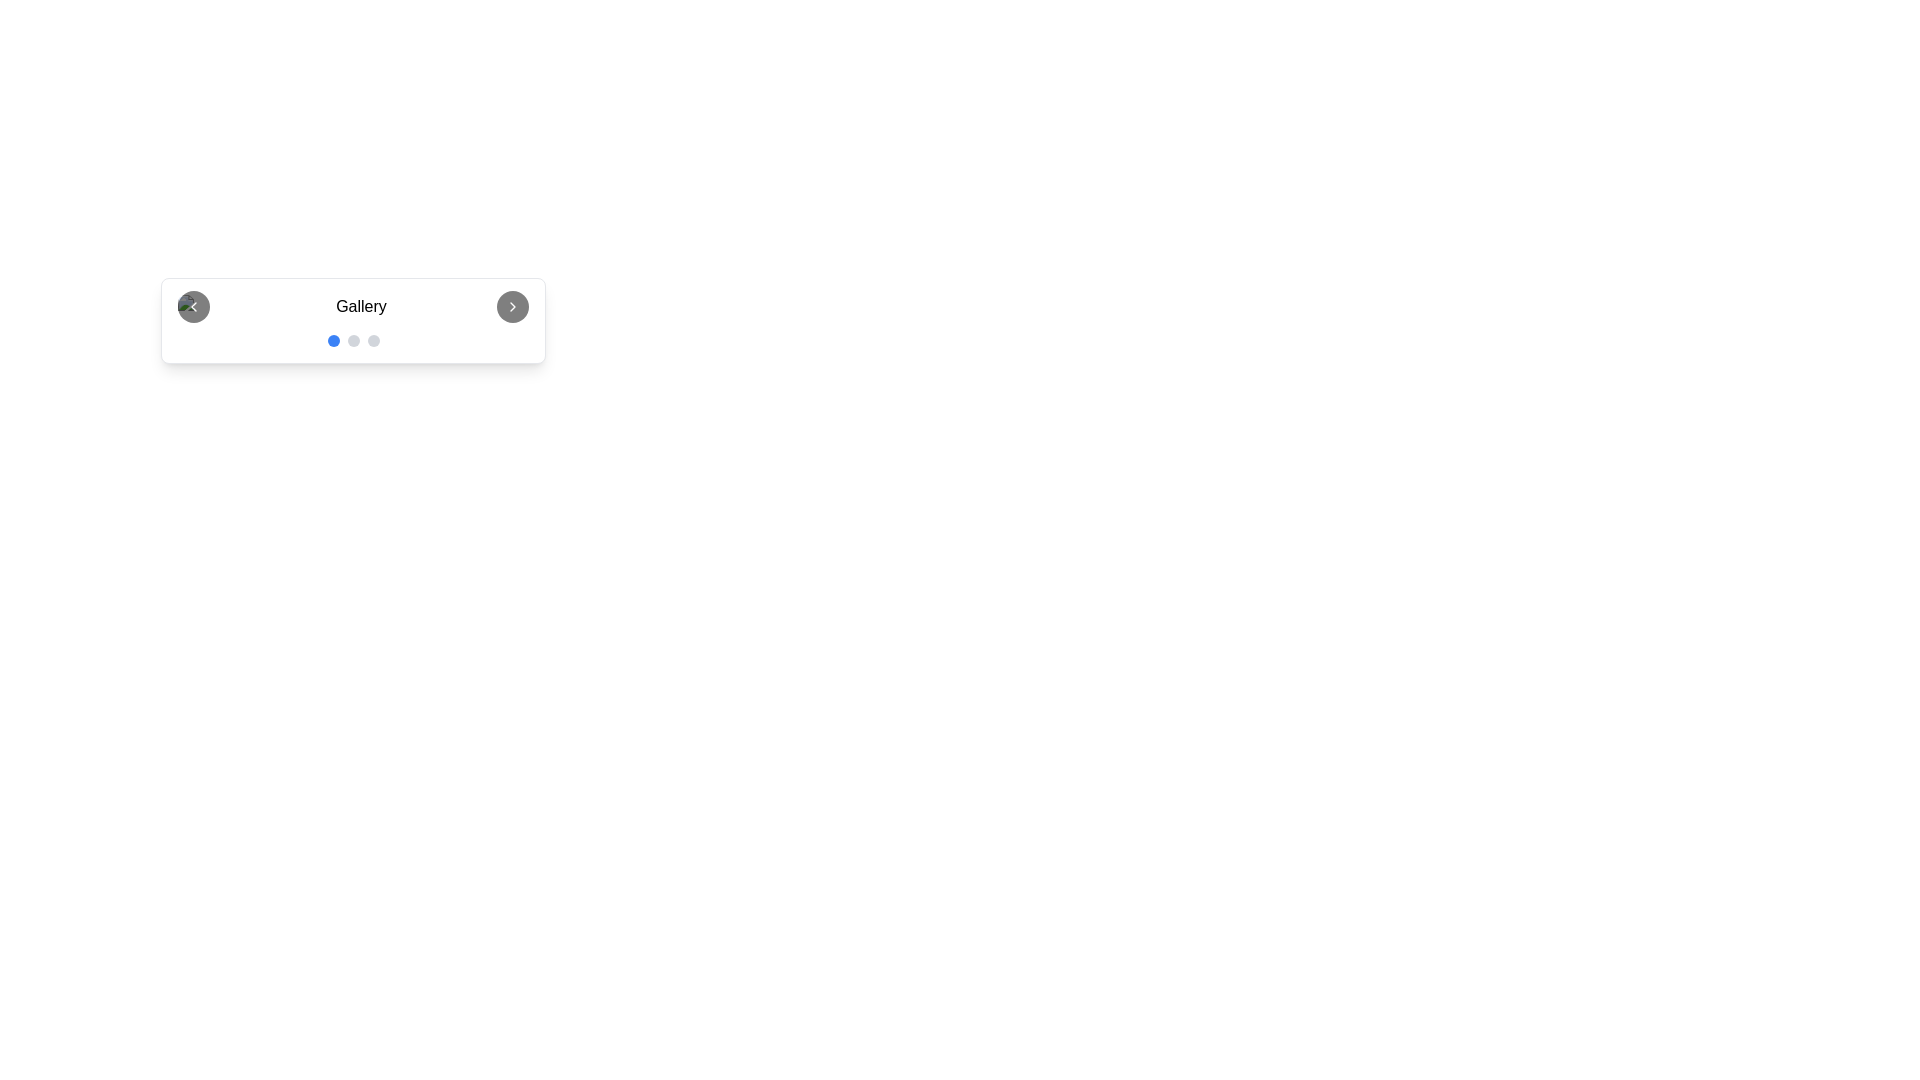 The width and height of the screenshot is (1920, 1080). What do you see at coordinates (513, 307) in the screenshot?
I see `the right-facing chevron icon within the circular button located at the far right of the panel` at bounding box center [513, 307].